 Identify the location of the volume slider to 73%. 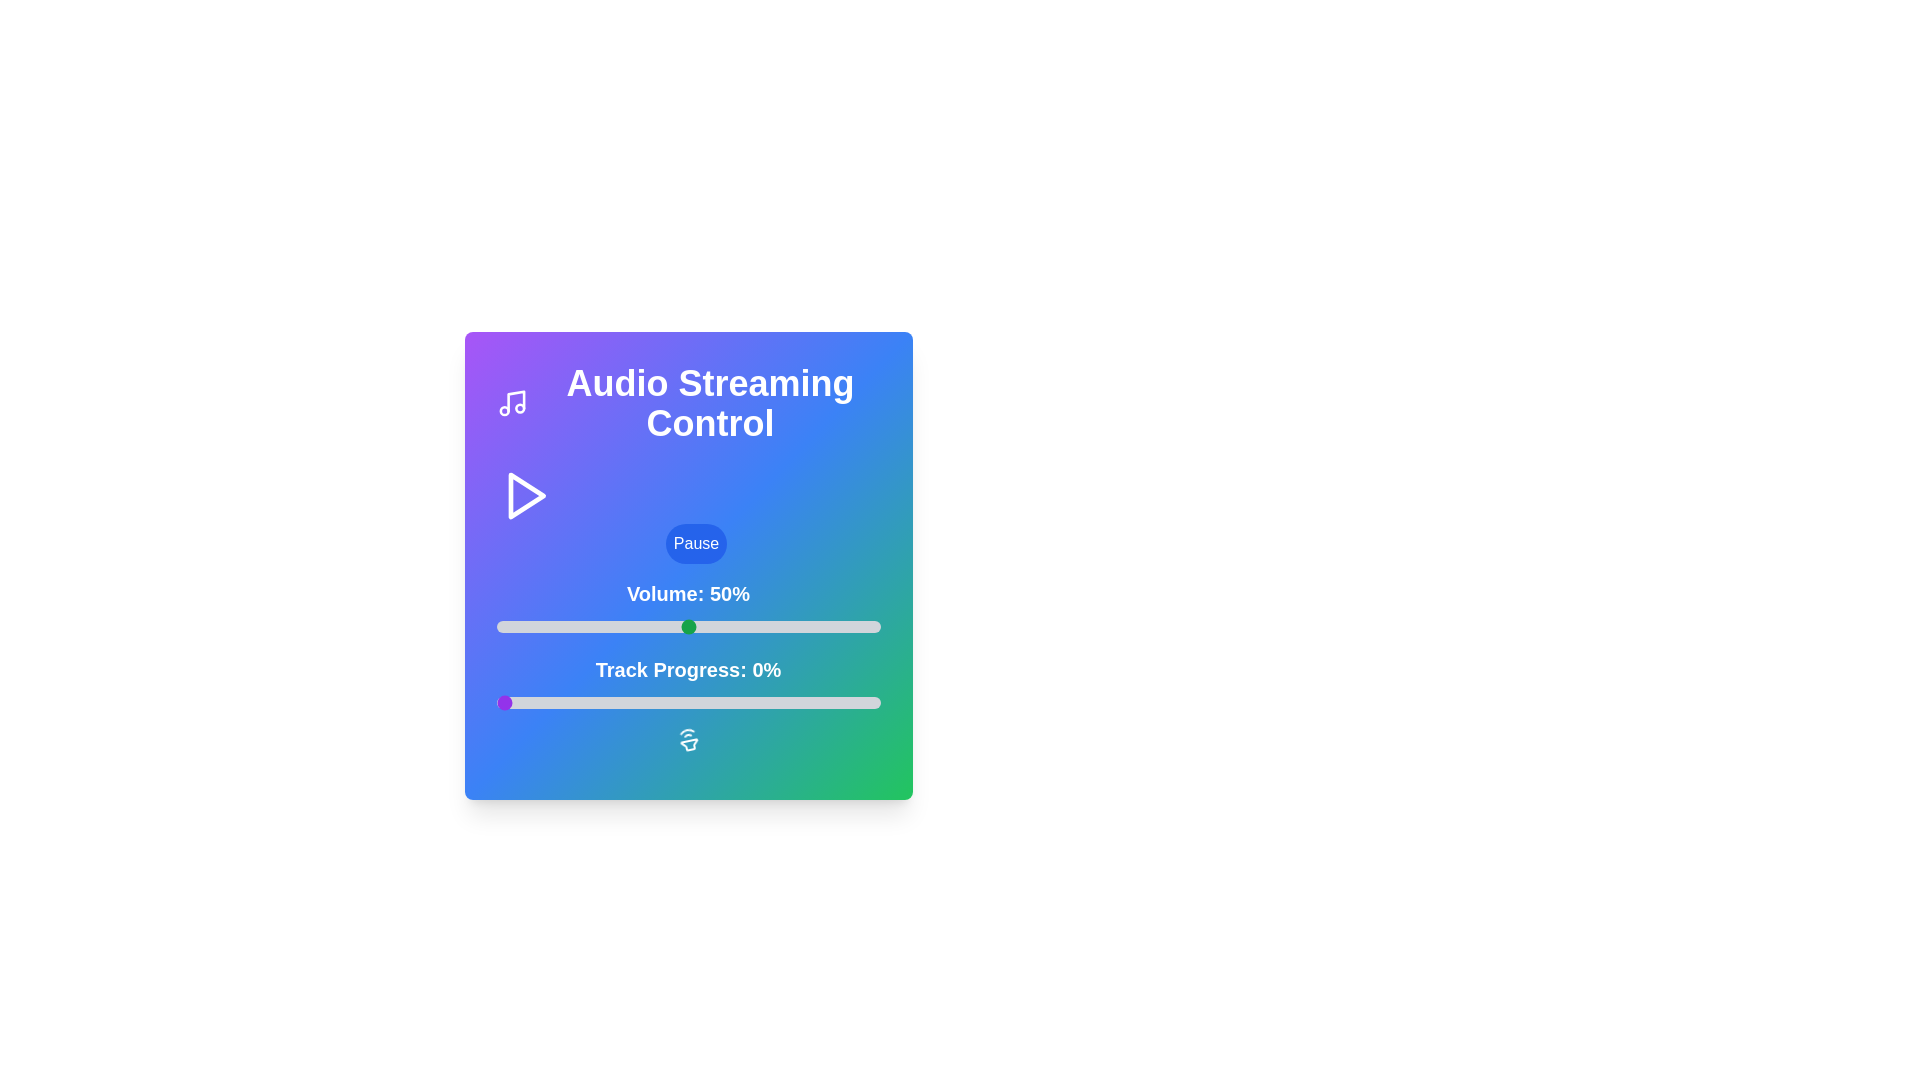
(775, 626).